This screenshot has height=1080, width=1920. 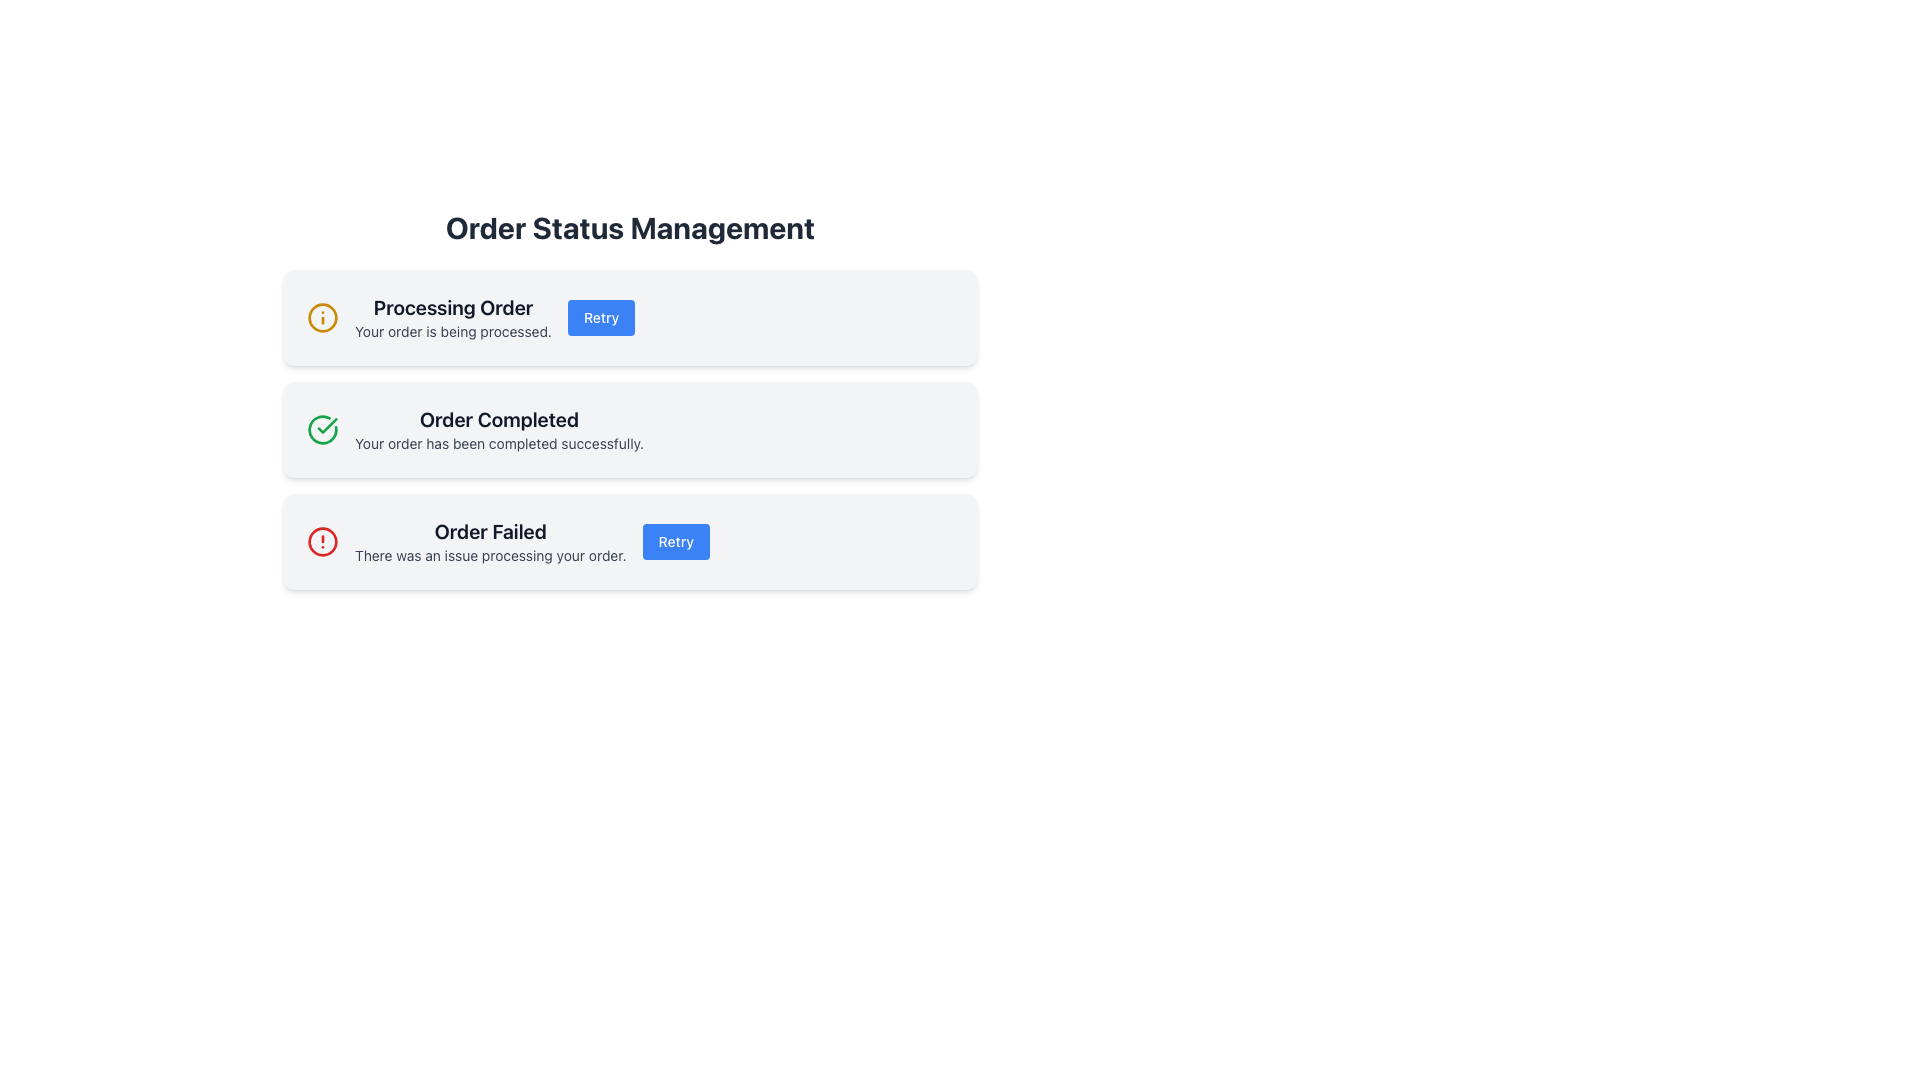 What do you see at coordinates (629, 428) in the screenshot?
I see `the Informational Section that indicates successful order completion, located between the 'Processing Order' and 'Order Failed' sections under the 'Order Status Management' heading` at bounding box center [629, 428].